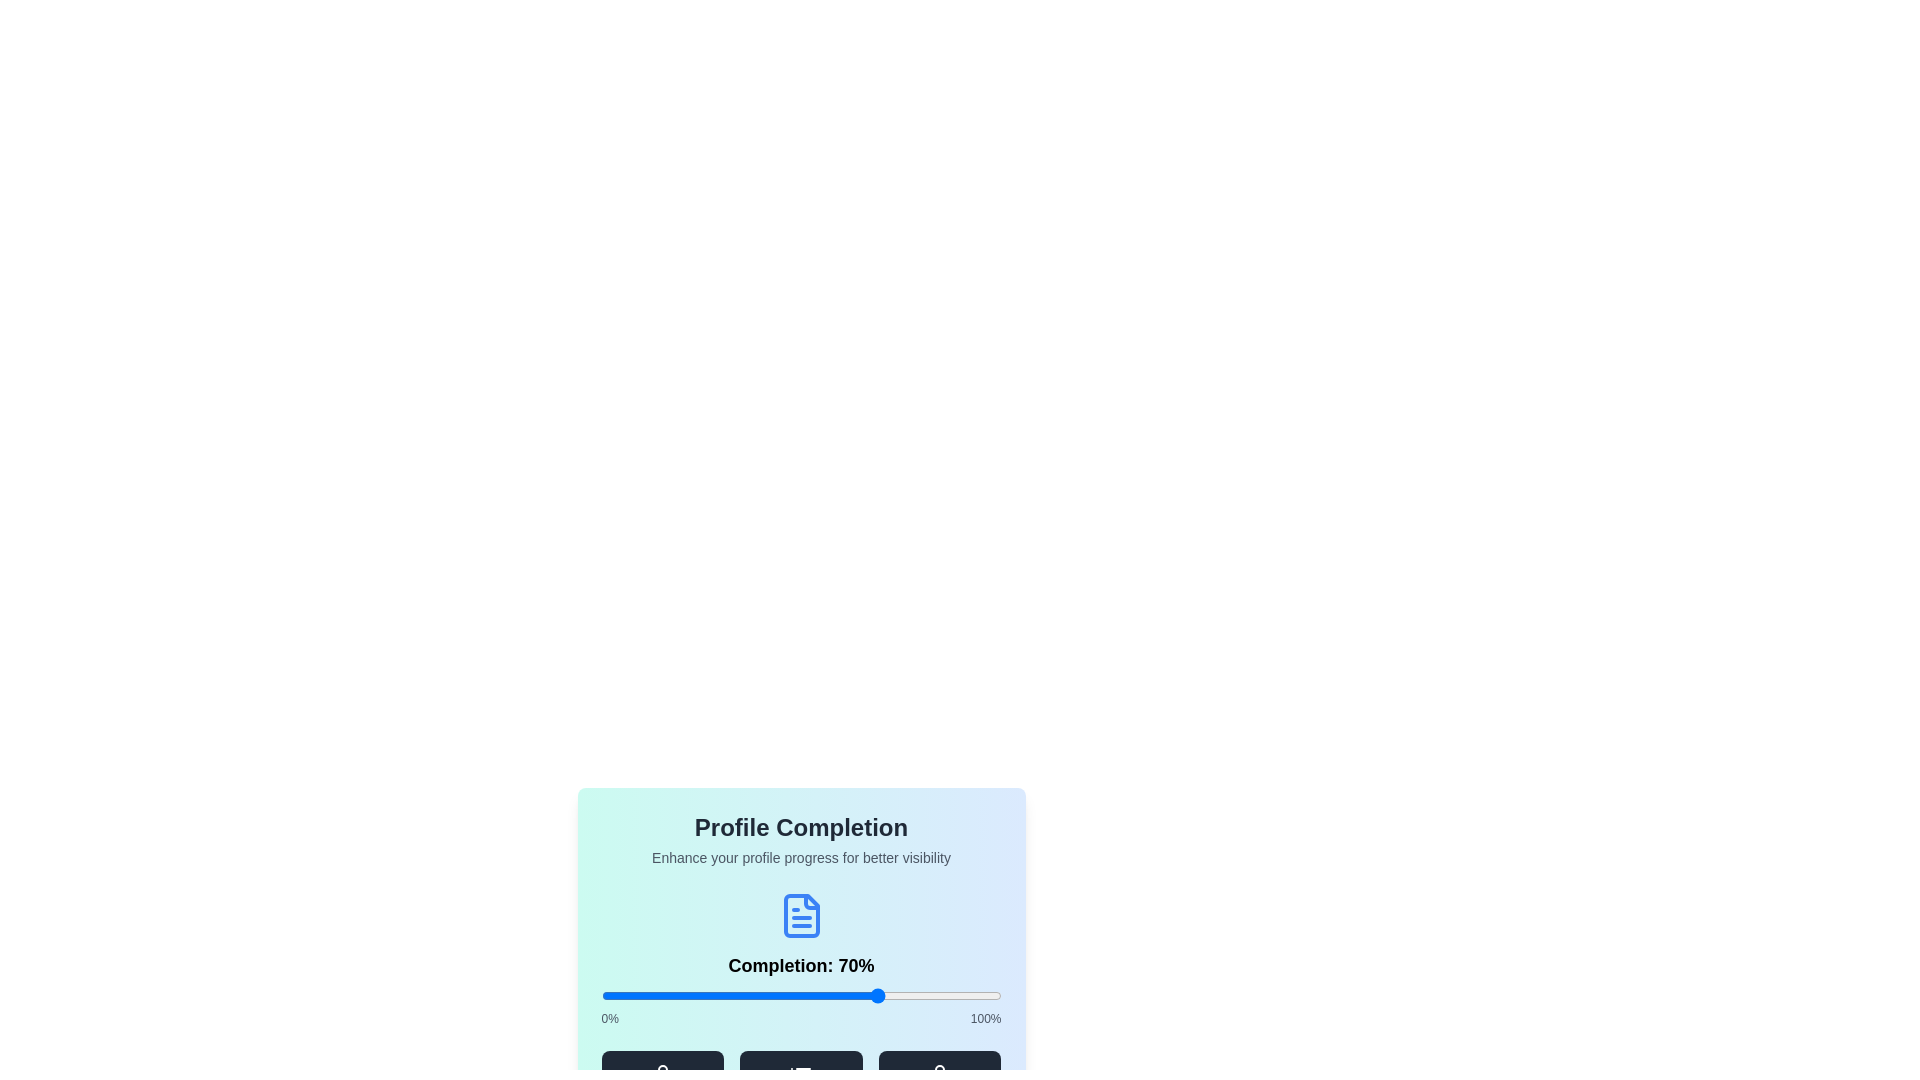  What do you see at coordinates (801, 958) in the screenshot?
I see `the styled text element reading 'Completion: 70%' that is bold, centered, and located below an icon within a card layout` at bounding box center [801, 958].